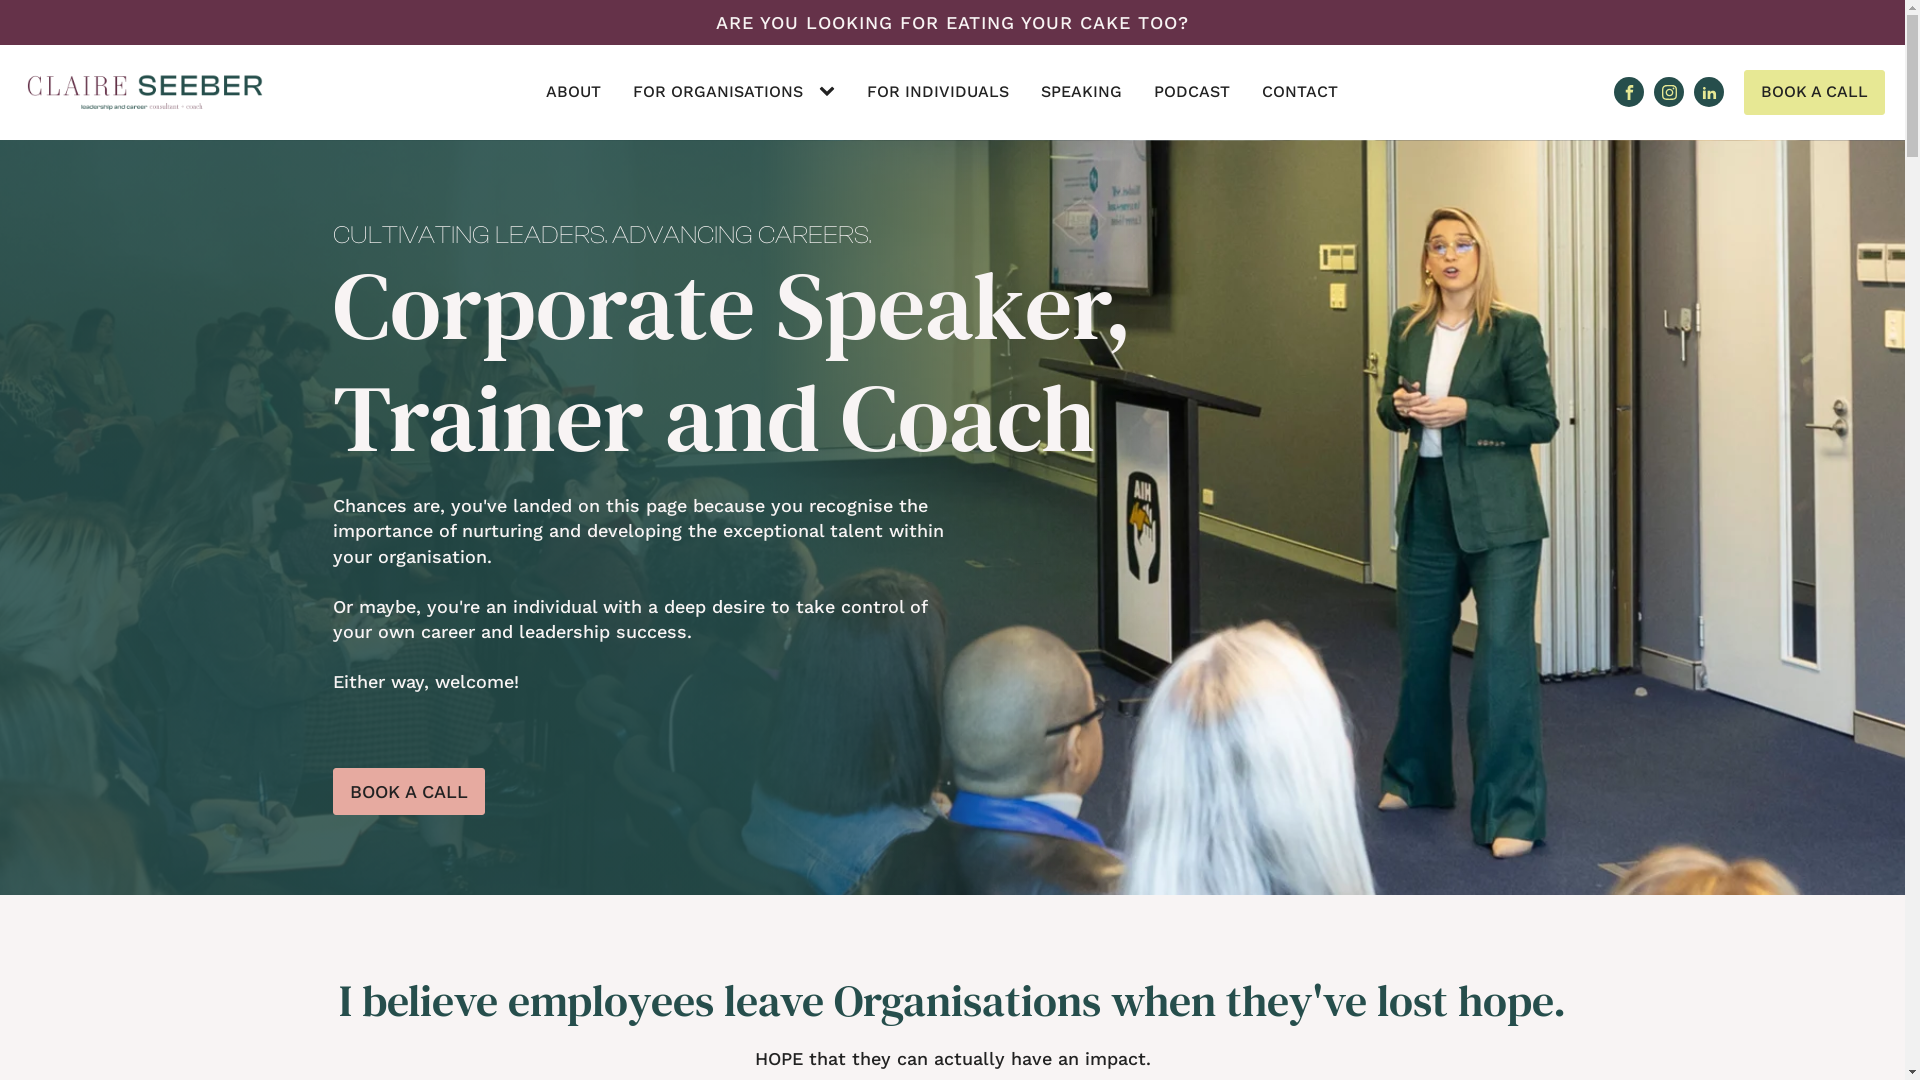 The height and width of the screenshot is (1080, 1920). I want to click on 'ARE YOU LOOKING FOR EATING YOUR CAKE TOO?', so click(951, 22).